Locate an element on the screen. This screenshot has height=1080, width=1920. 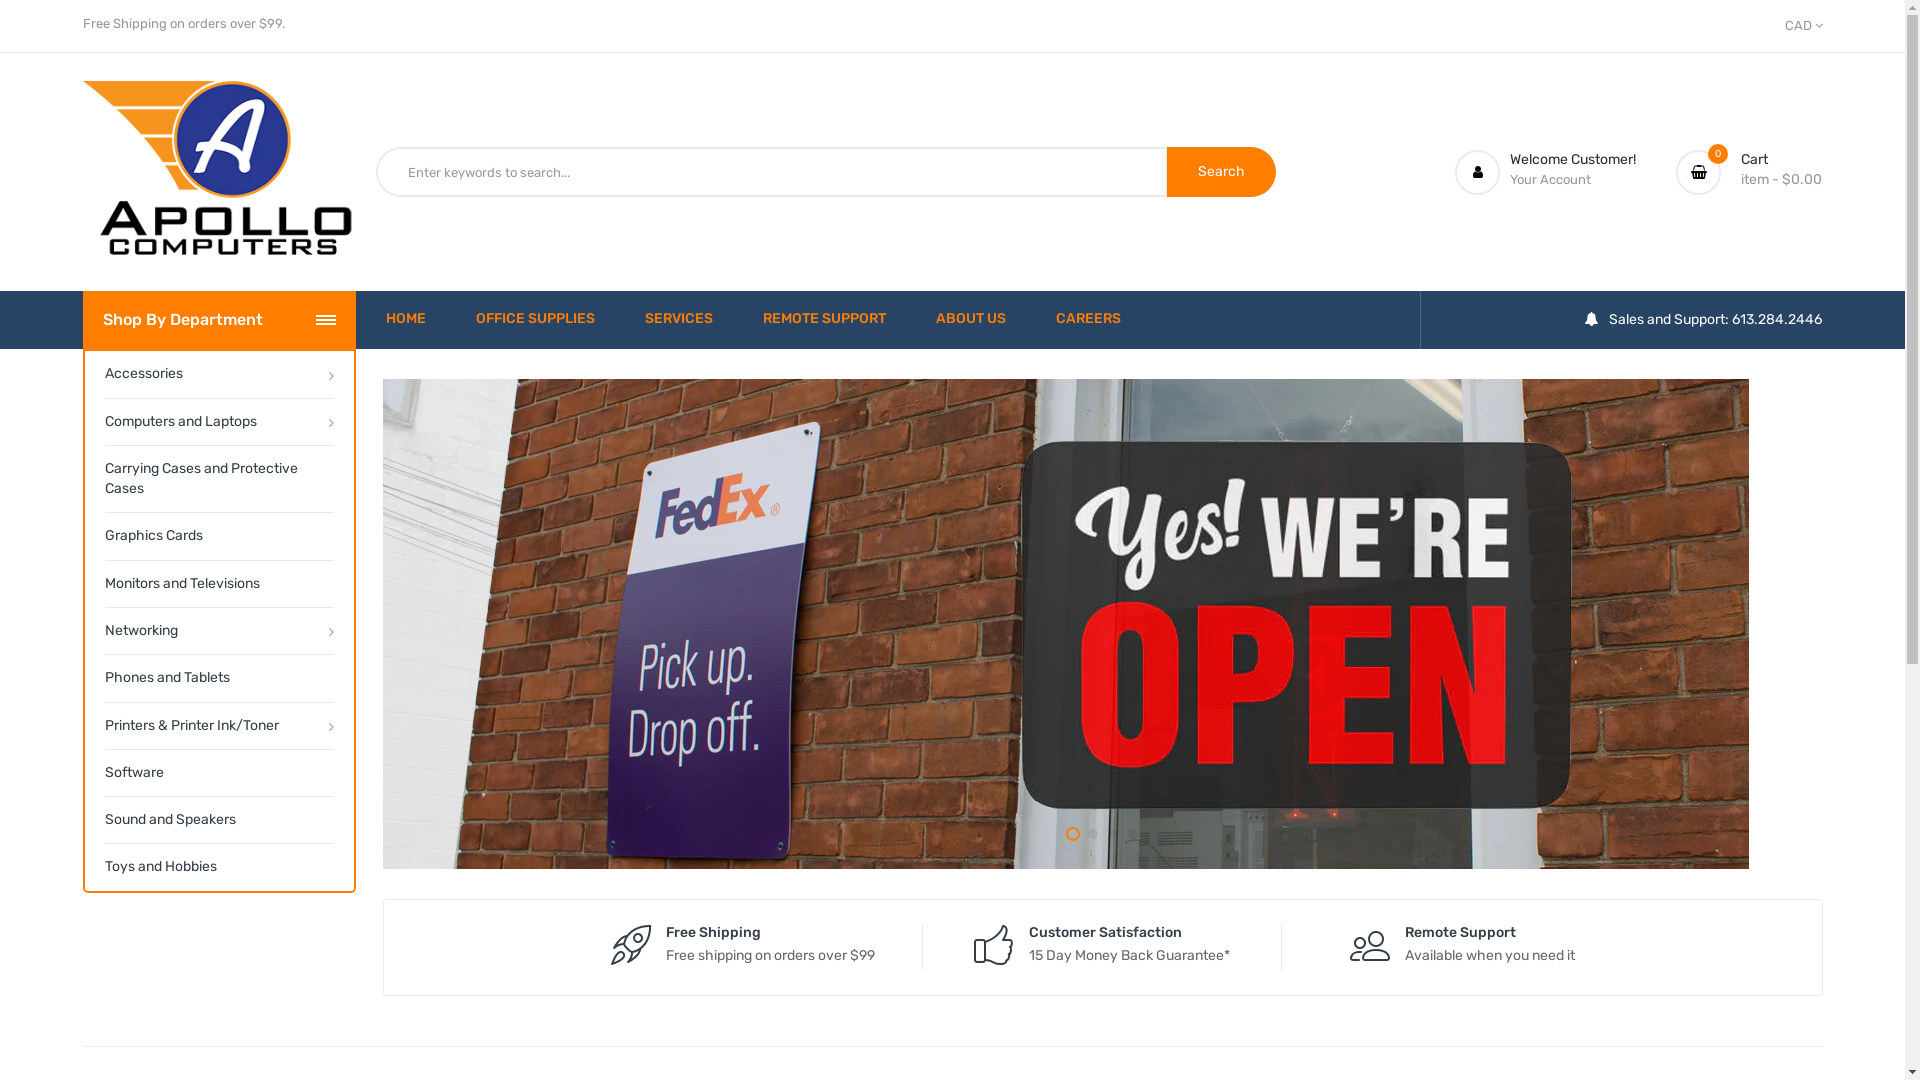
'Cart is located at coordinates (1747, 171).